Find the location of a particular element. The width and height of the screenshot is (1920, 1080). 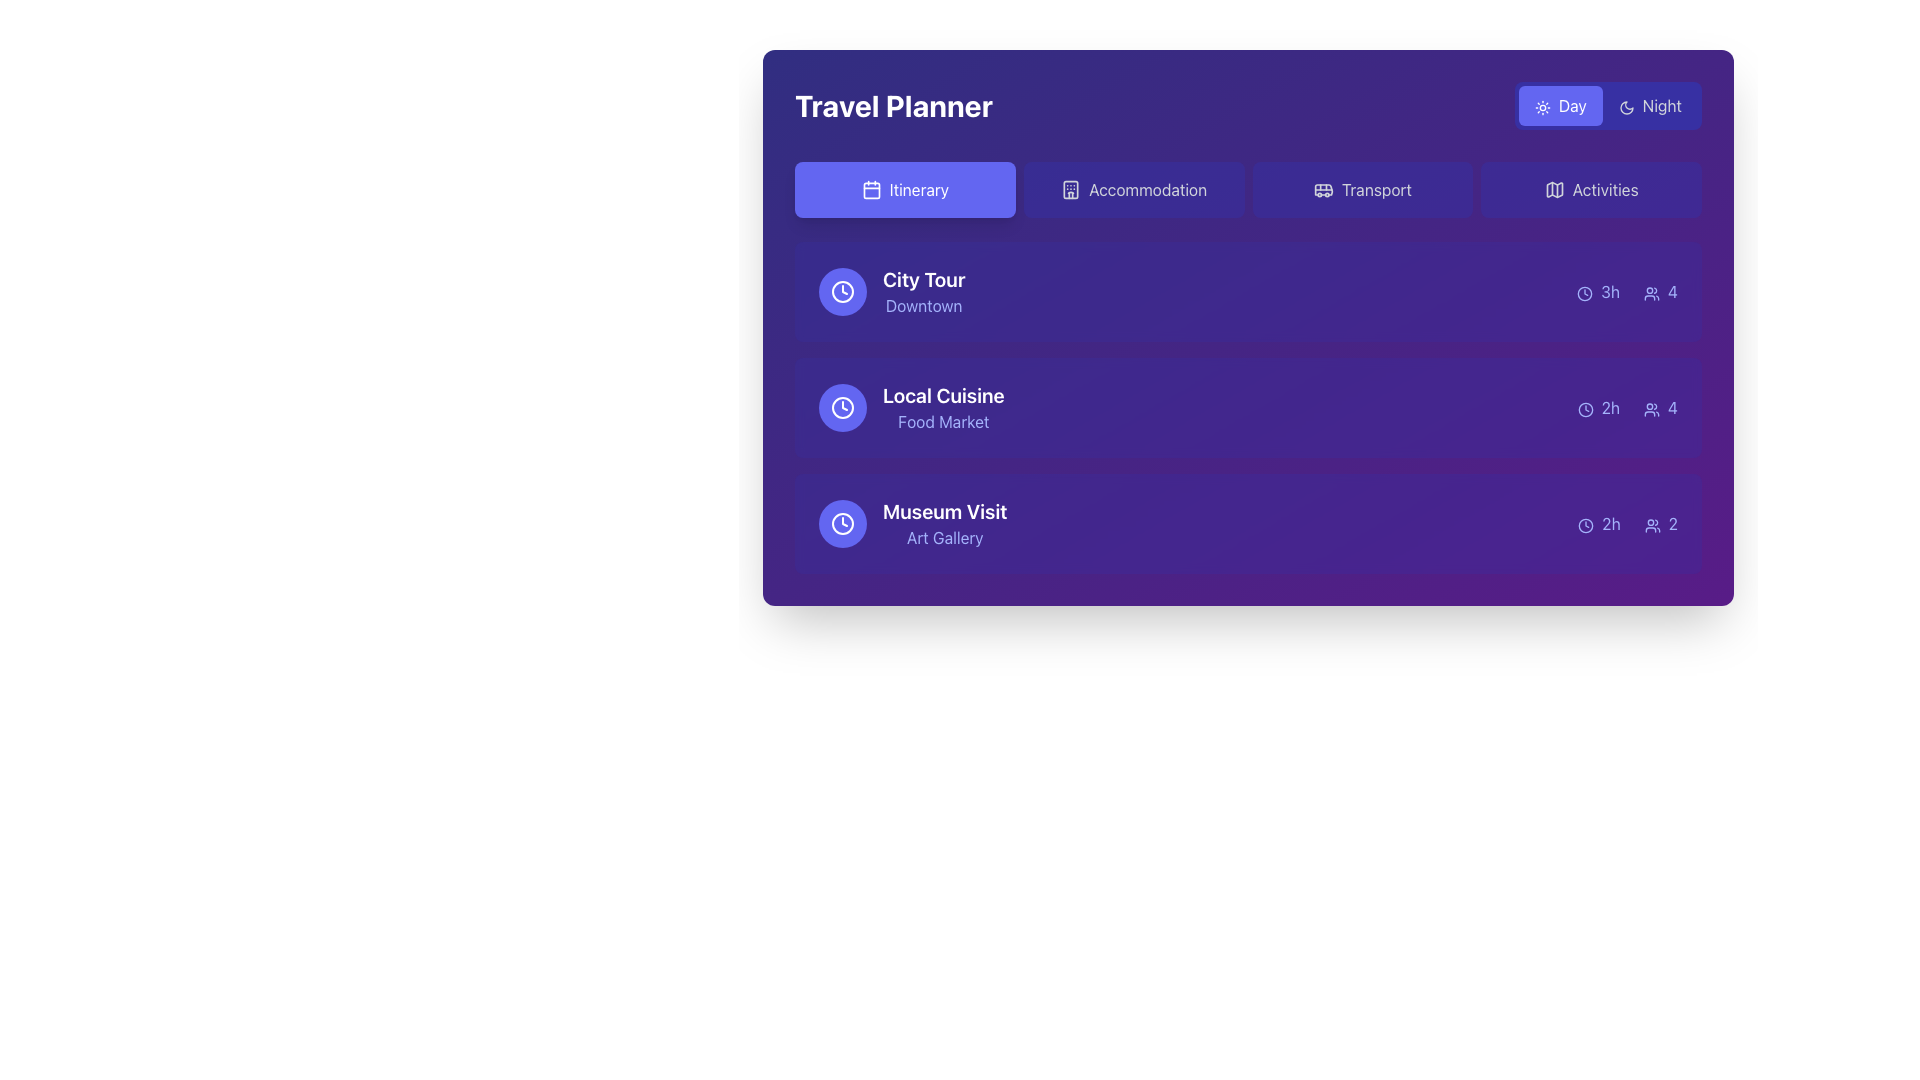

the display of the circular clock icon located to the left of the '2h' text in the third list item of the 'Travel Planner' interface is located at coordinates (1585, 524).